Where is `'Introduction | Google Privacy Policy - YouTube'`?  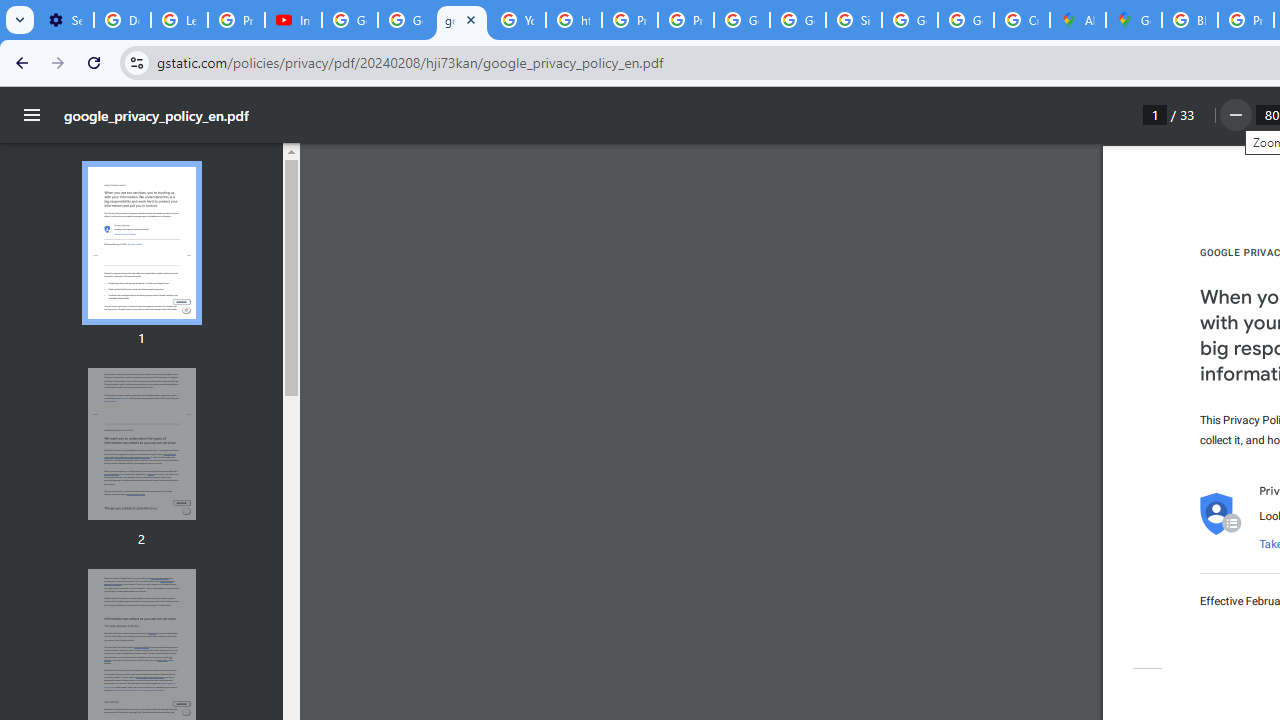
'Introduction | Google Privacy Policy - YouTube' is located at coordinates (292, 20).